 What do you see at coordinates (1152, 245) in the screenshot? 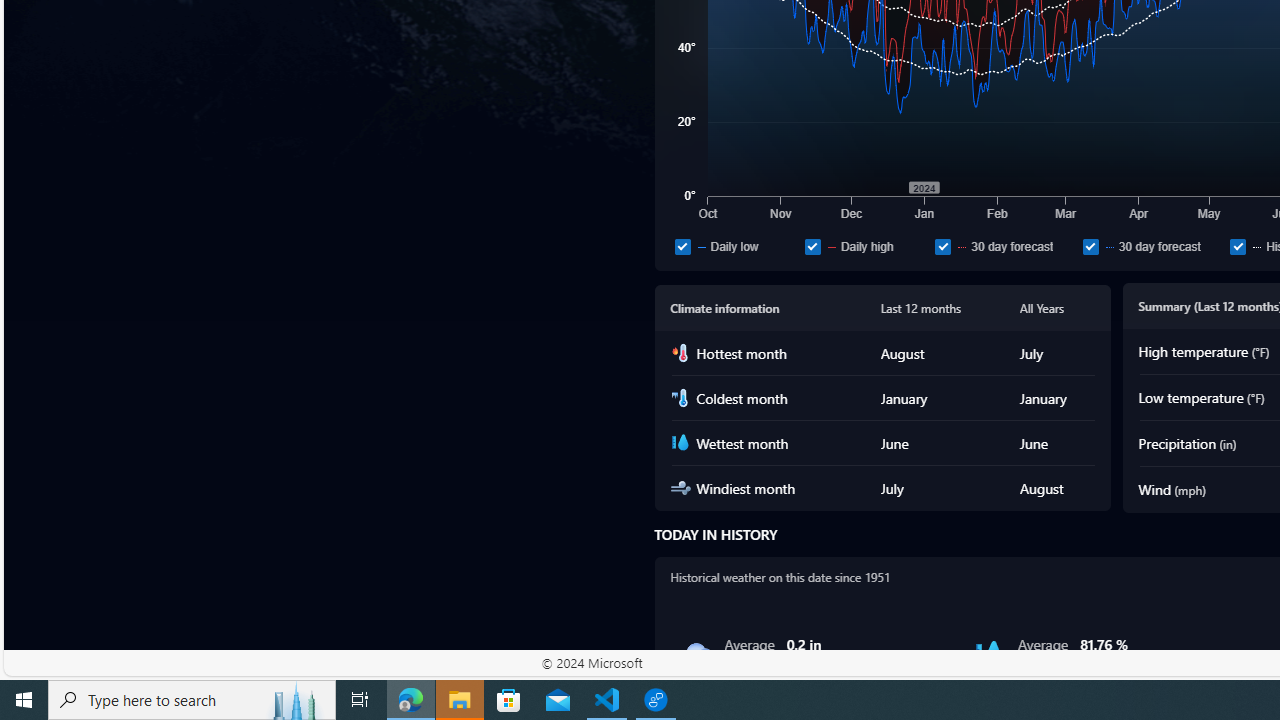
I see `'30 day forecast'` at bounding box center [1152, 245].